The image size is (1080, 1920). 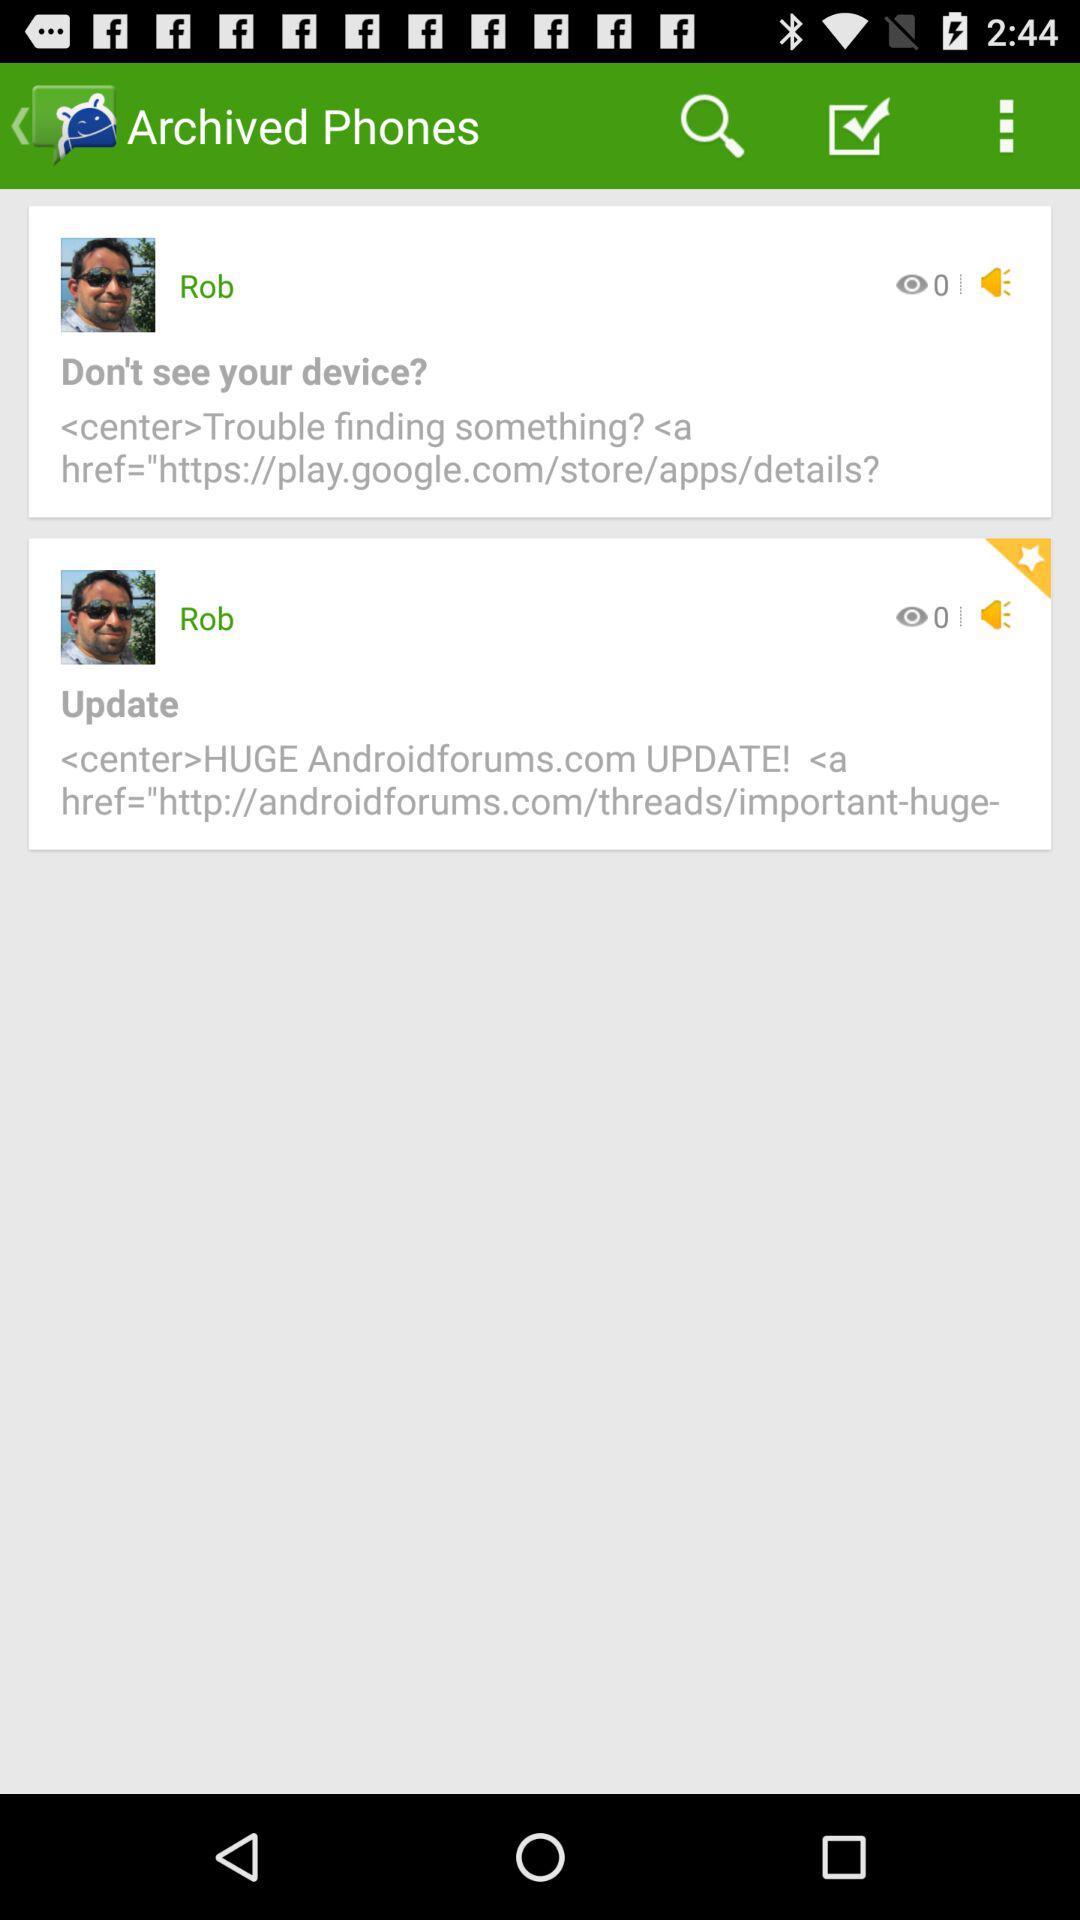 I want to click on item below center trouble finding icon, so click(x=1017, y=567).